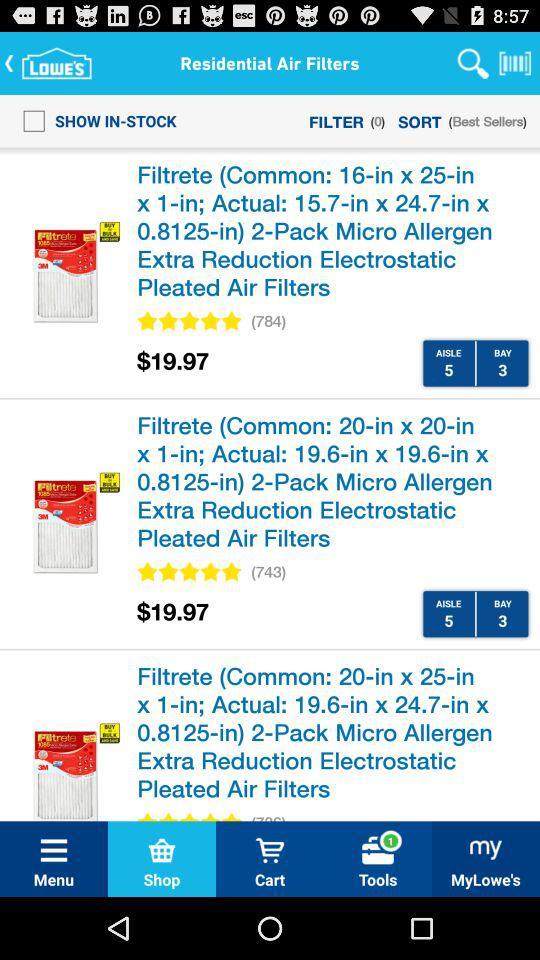 The width and height of the screenshot is (540, 960). Describe the element at coordinates (268, 815) in the screenshot. I see `(736) icon` at that location.